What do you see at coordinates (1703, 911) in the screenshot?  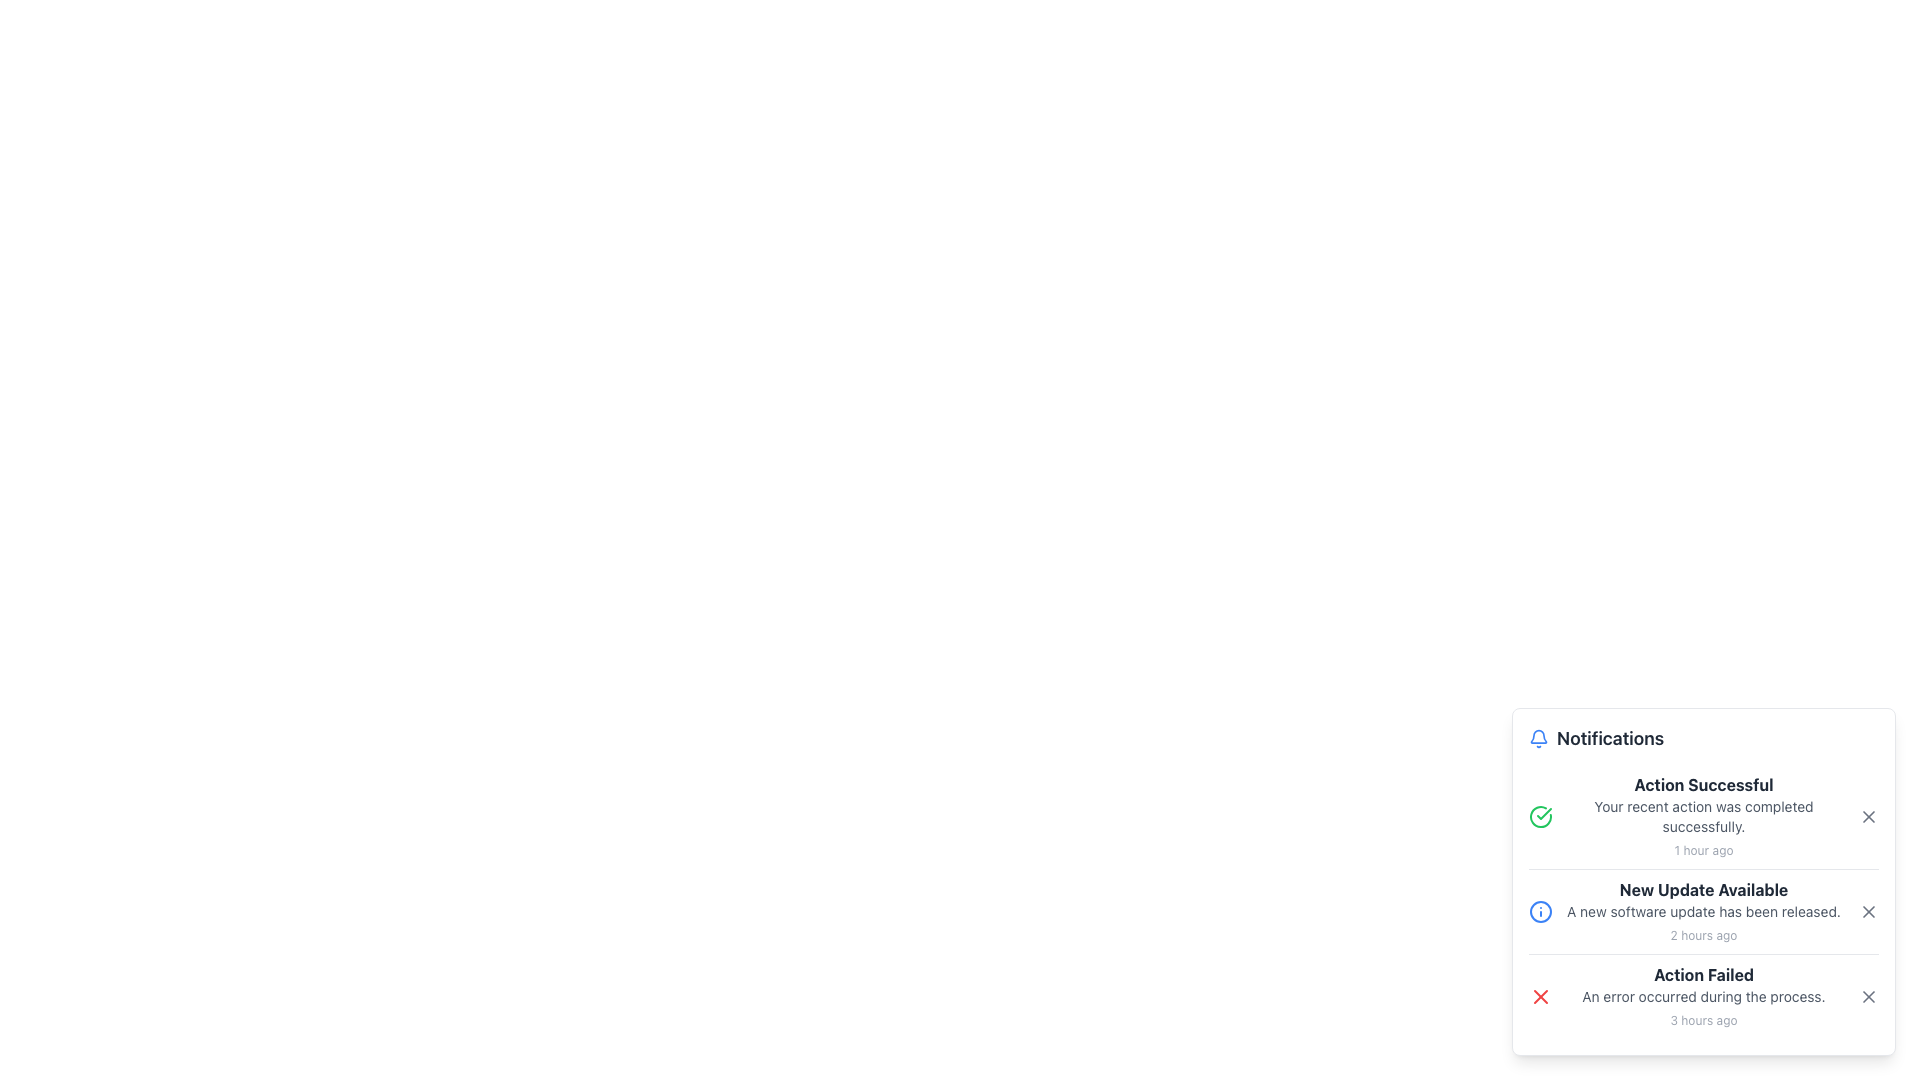 I see `informational text block about the new software update, which is the second notification in the notifications panel` at bounding box center [1703, 911].